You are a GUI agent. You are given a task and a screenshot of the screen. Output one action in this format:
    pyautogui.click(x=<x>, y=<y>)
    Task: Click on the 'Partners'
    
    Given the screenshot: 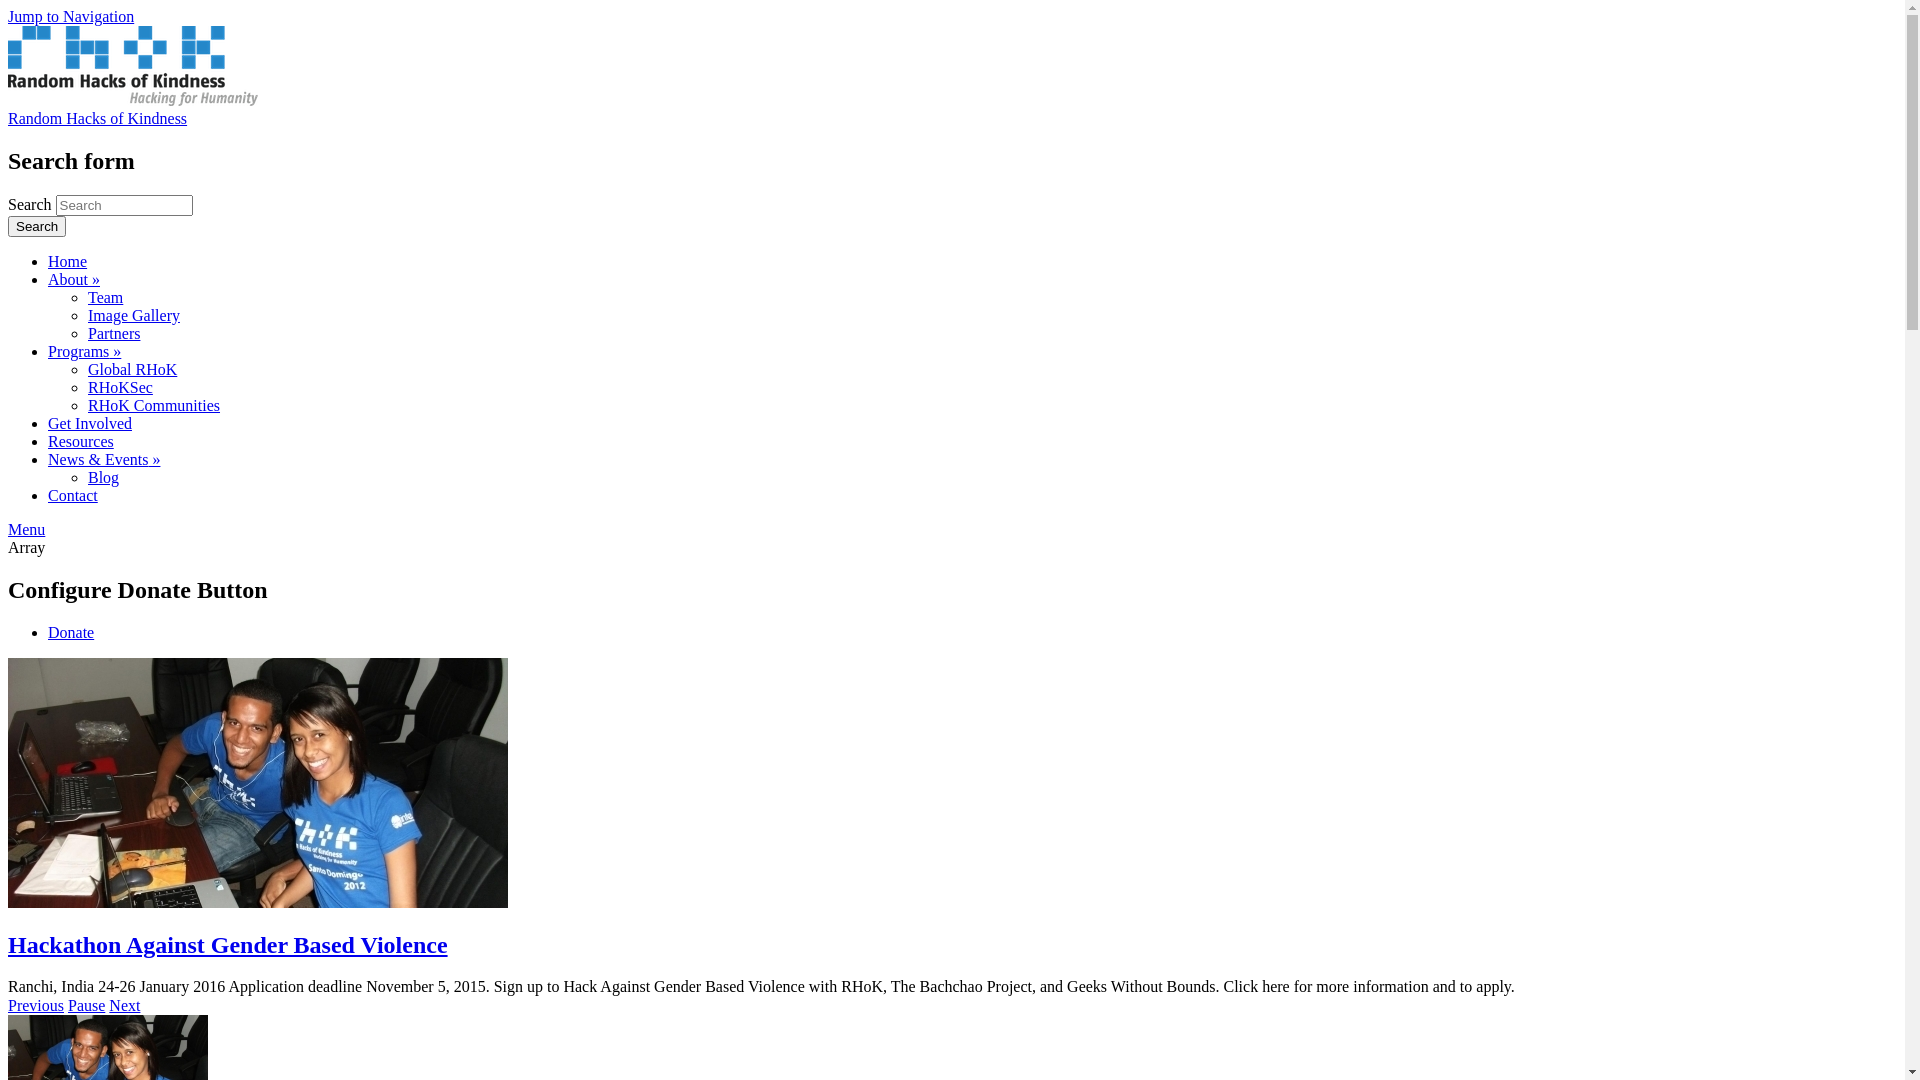 What is the action you would take?
    pyautogui.click(x=113, y=332)
    